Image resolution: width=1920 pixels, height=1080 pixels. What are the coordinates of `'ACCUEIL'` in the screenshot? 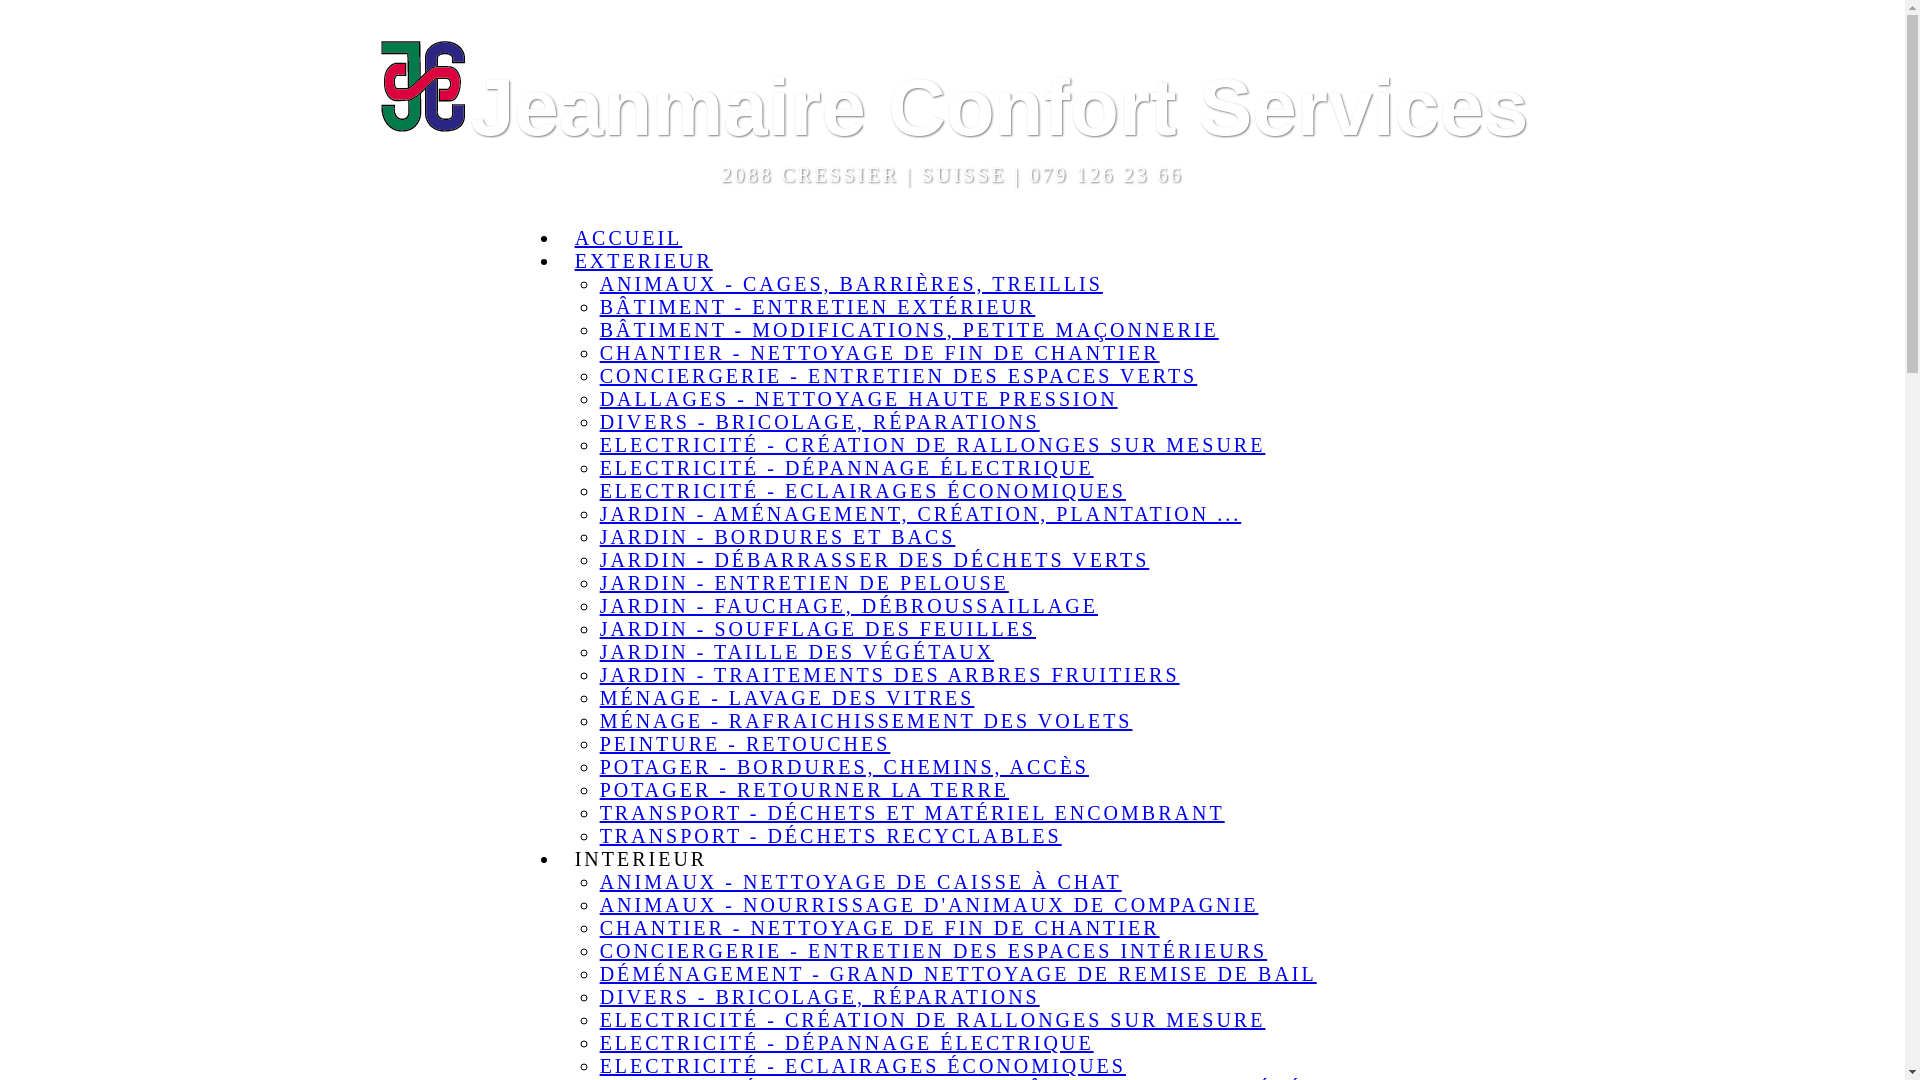 It's located at (627, 237).